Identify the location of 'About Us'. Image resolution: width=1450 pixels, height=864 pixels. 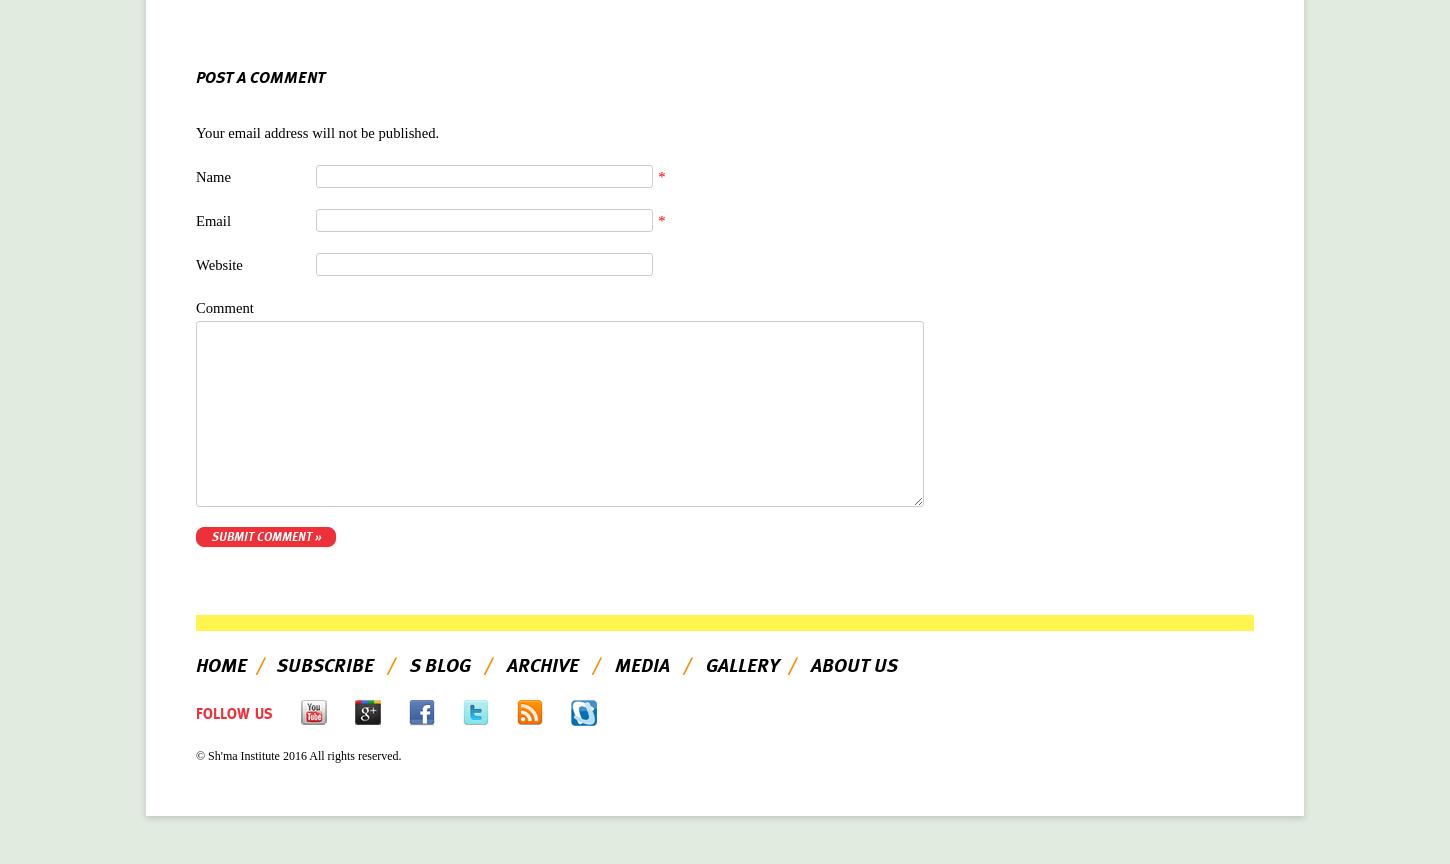
(853, 665).